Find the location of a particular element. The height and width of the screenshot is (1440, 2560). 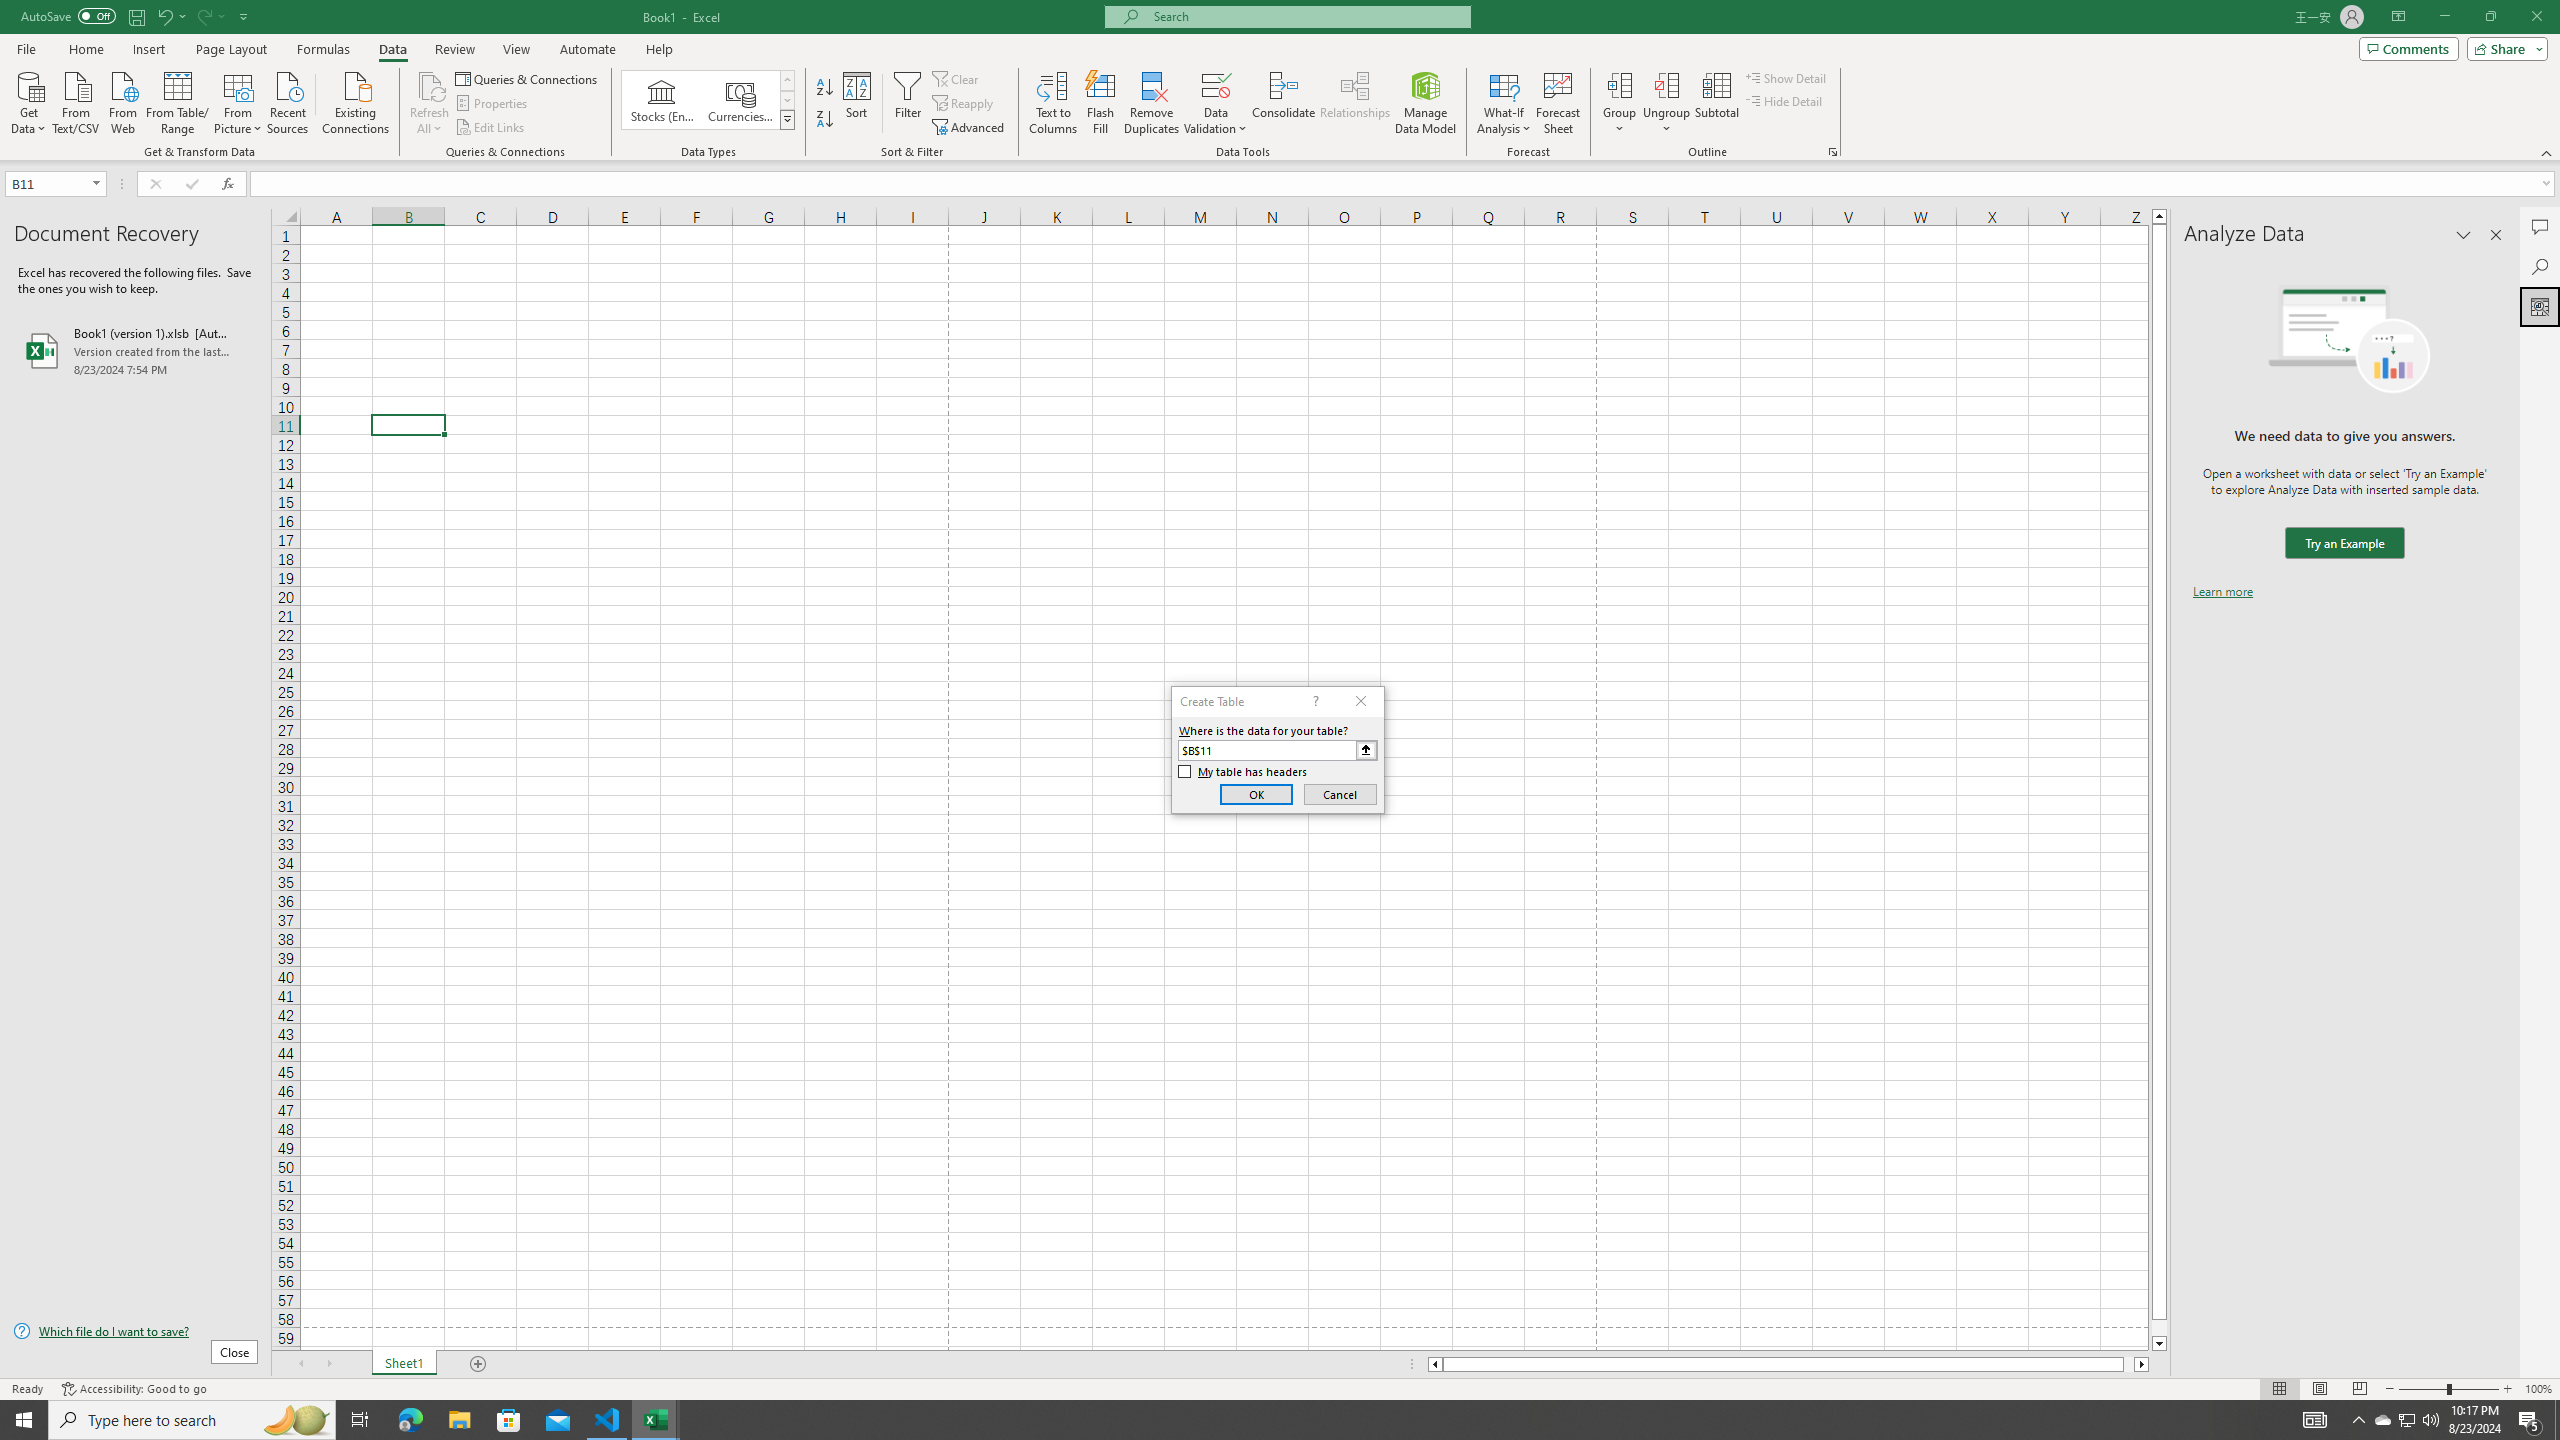

'What-If Analysis' is located at coordinates (1504, 103).